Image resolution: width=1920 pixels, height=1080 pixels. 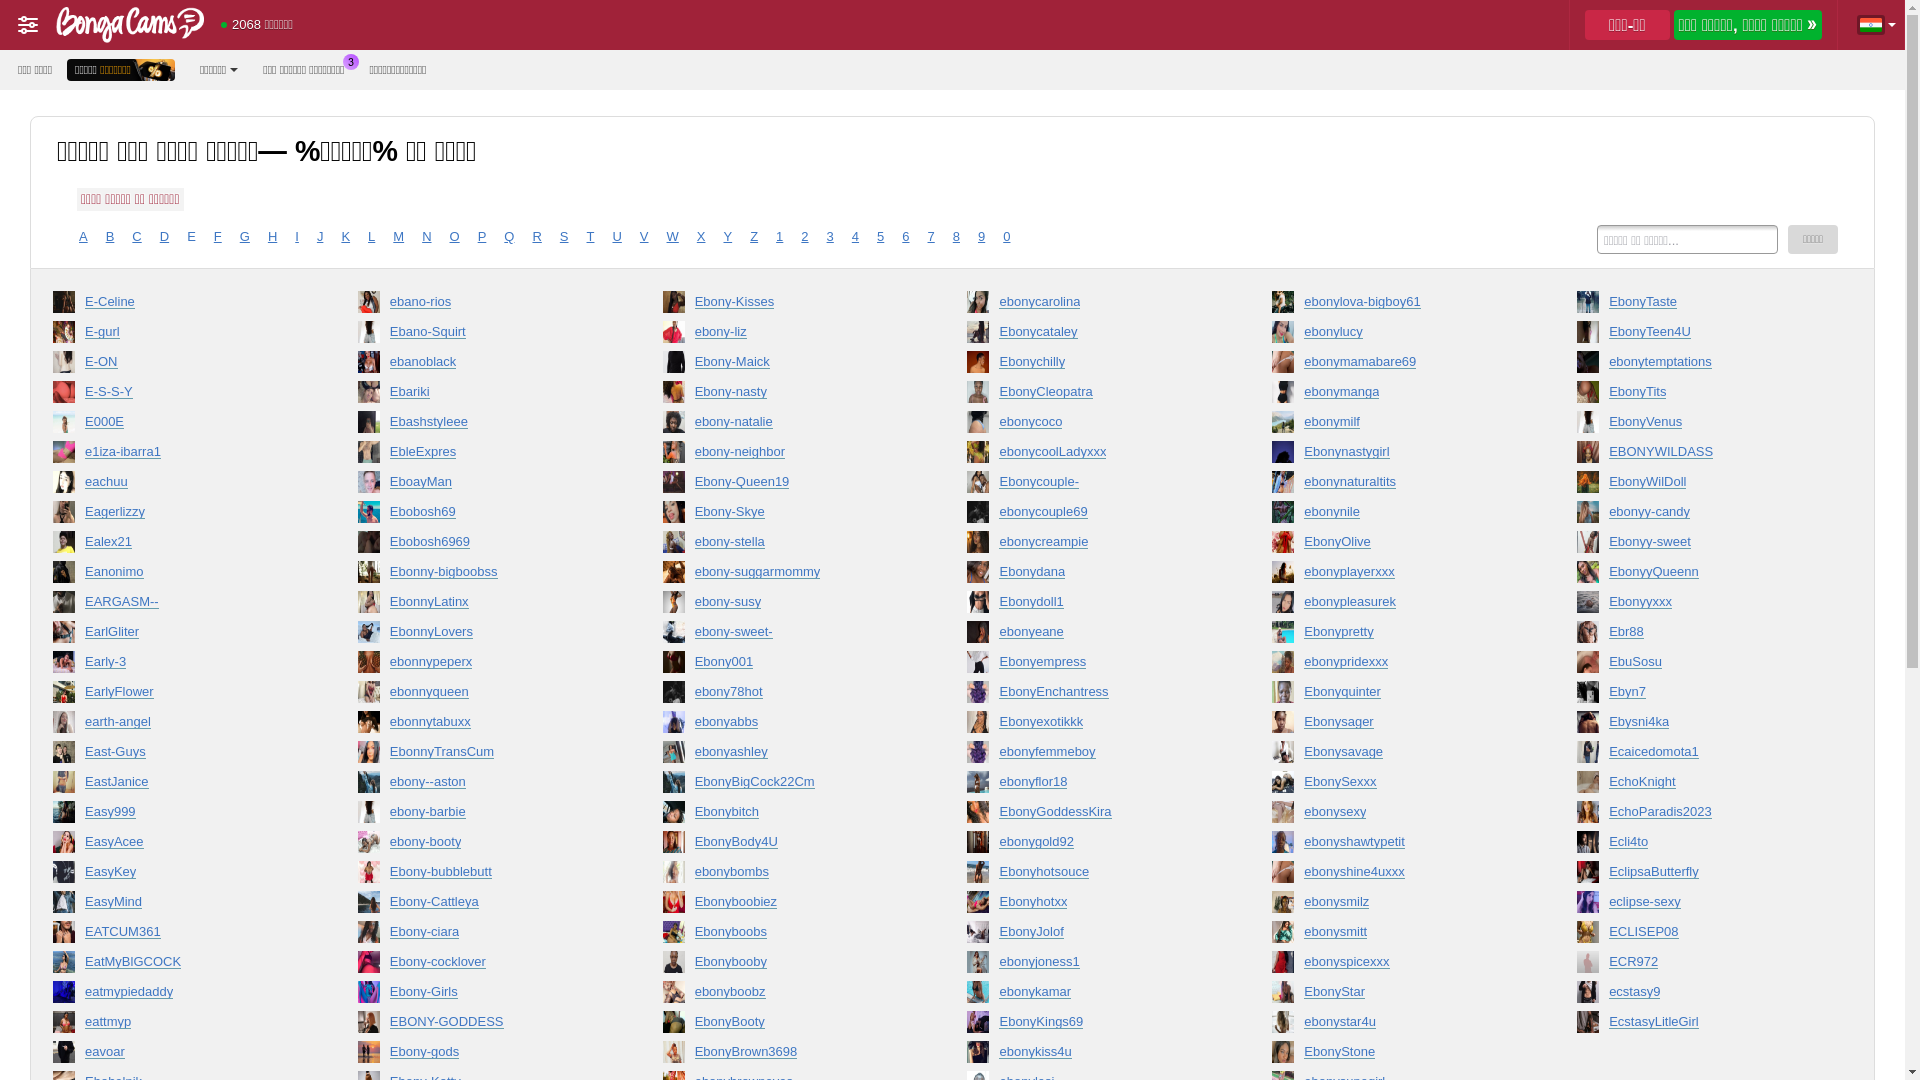 What do you see at coordinates (1395, 1055) in the screenshot?
I see `'EbonyStone'` at bounding box center [1395, 1055].